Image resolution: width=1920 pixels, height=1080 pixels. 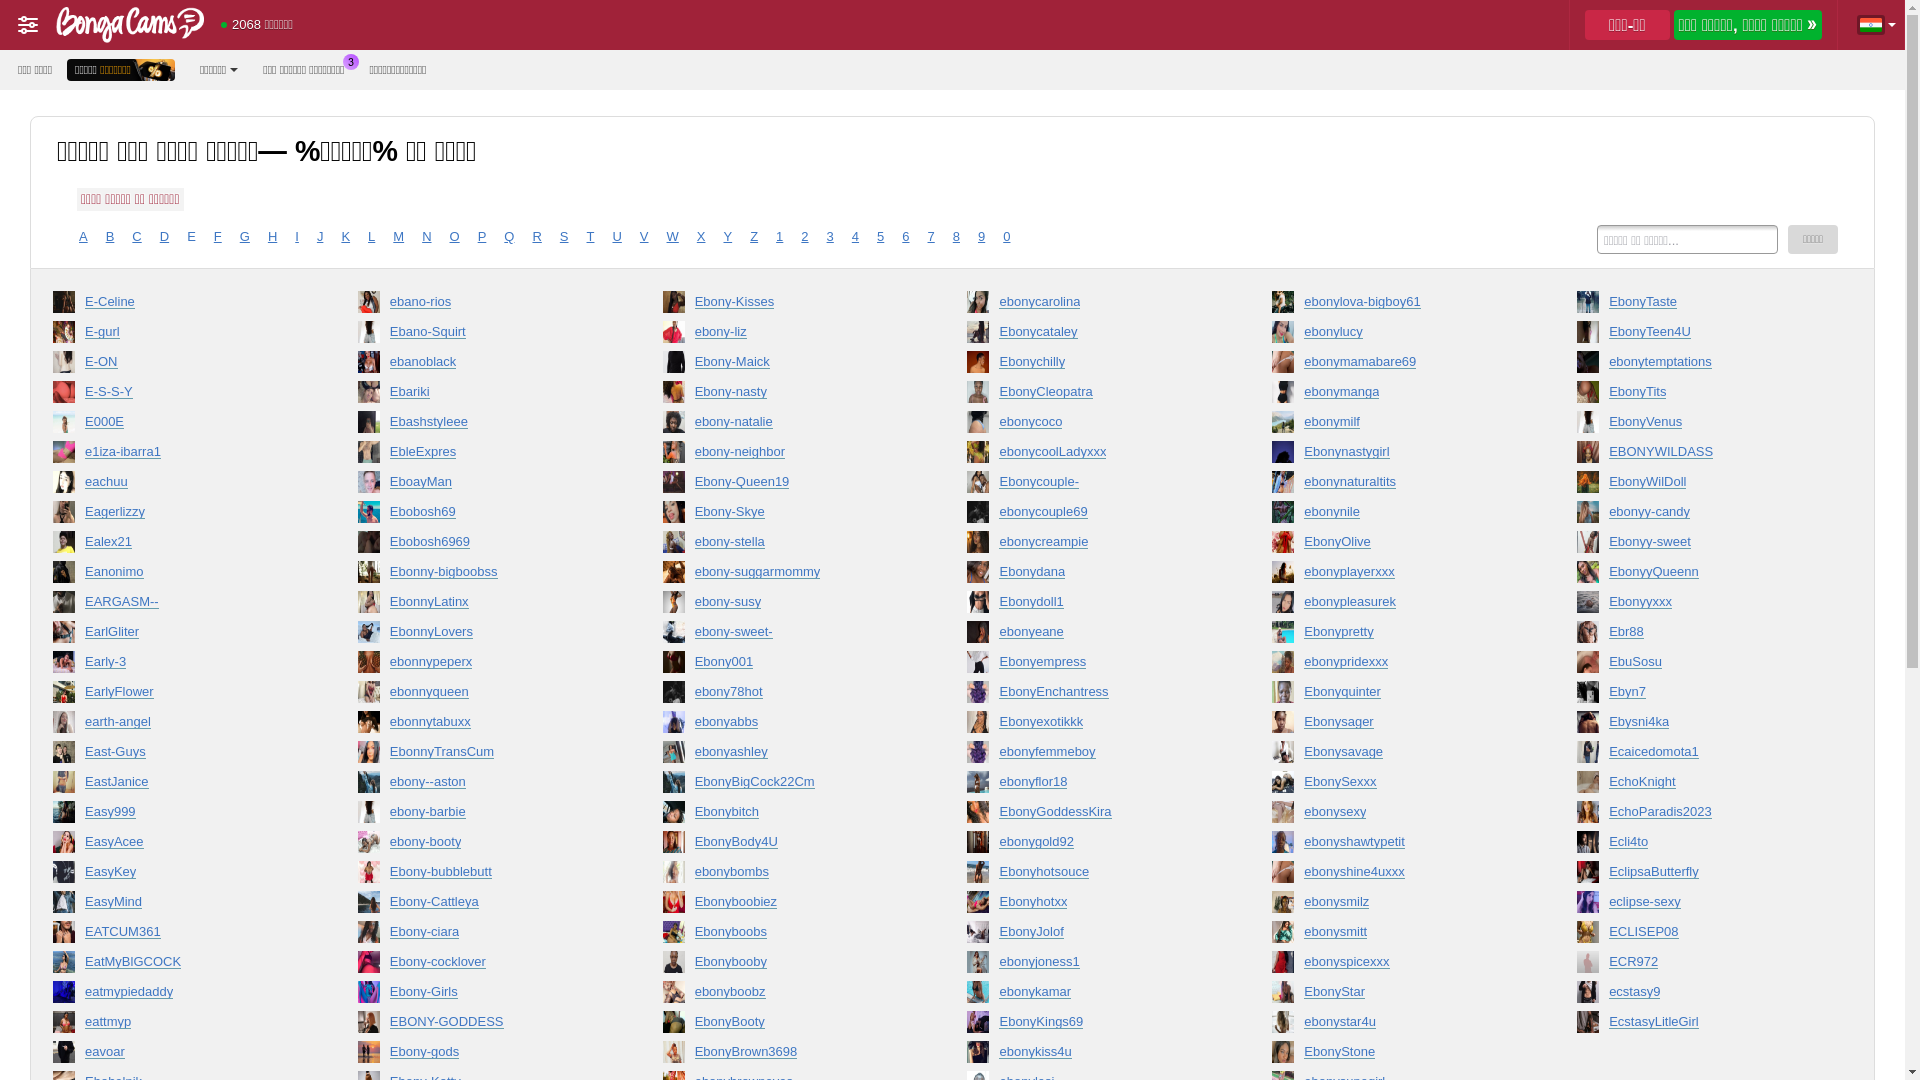 What do you see at coordinates (1395, 1055) in the screenshot?
I see `'EbonyStone'` at bounding box center [1395, 1055].